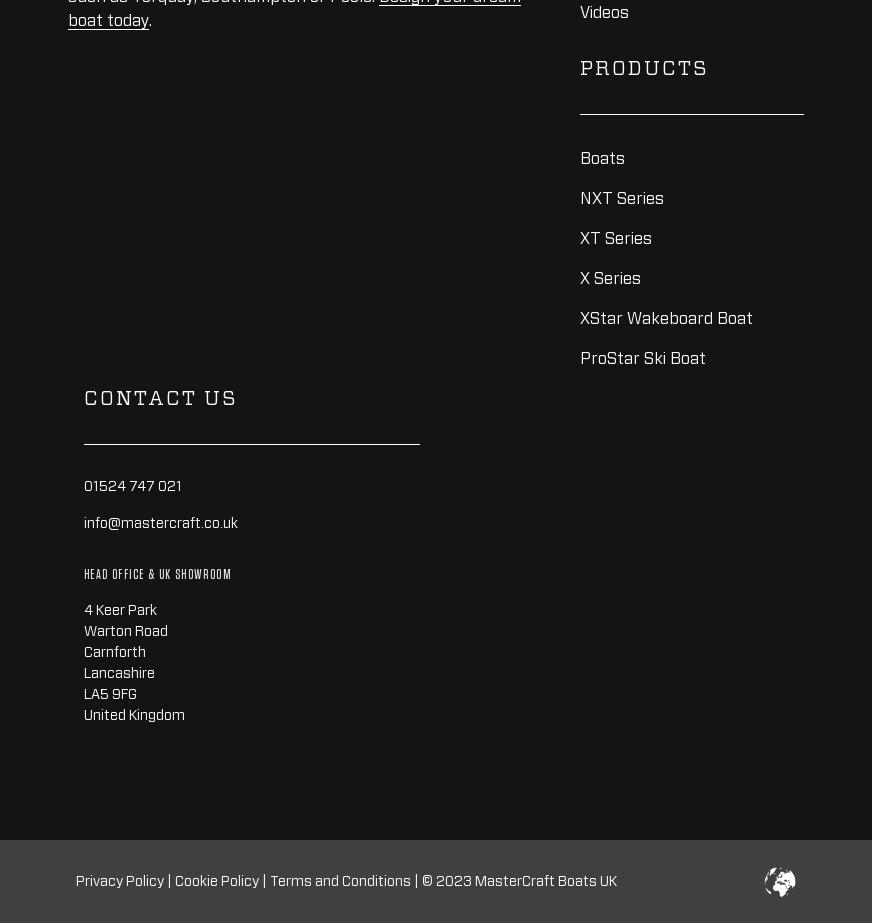 The height and width of the screenshot is (923, 872). Describe the element at coordinates (134, 713) in the screenshot. I see `'United Kingdom'` at that location.